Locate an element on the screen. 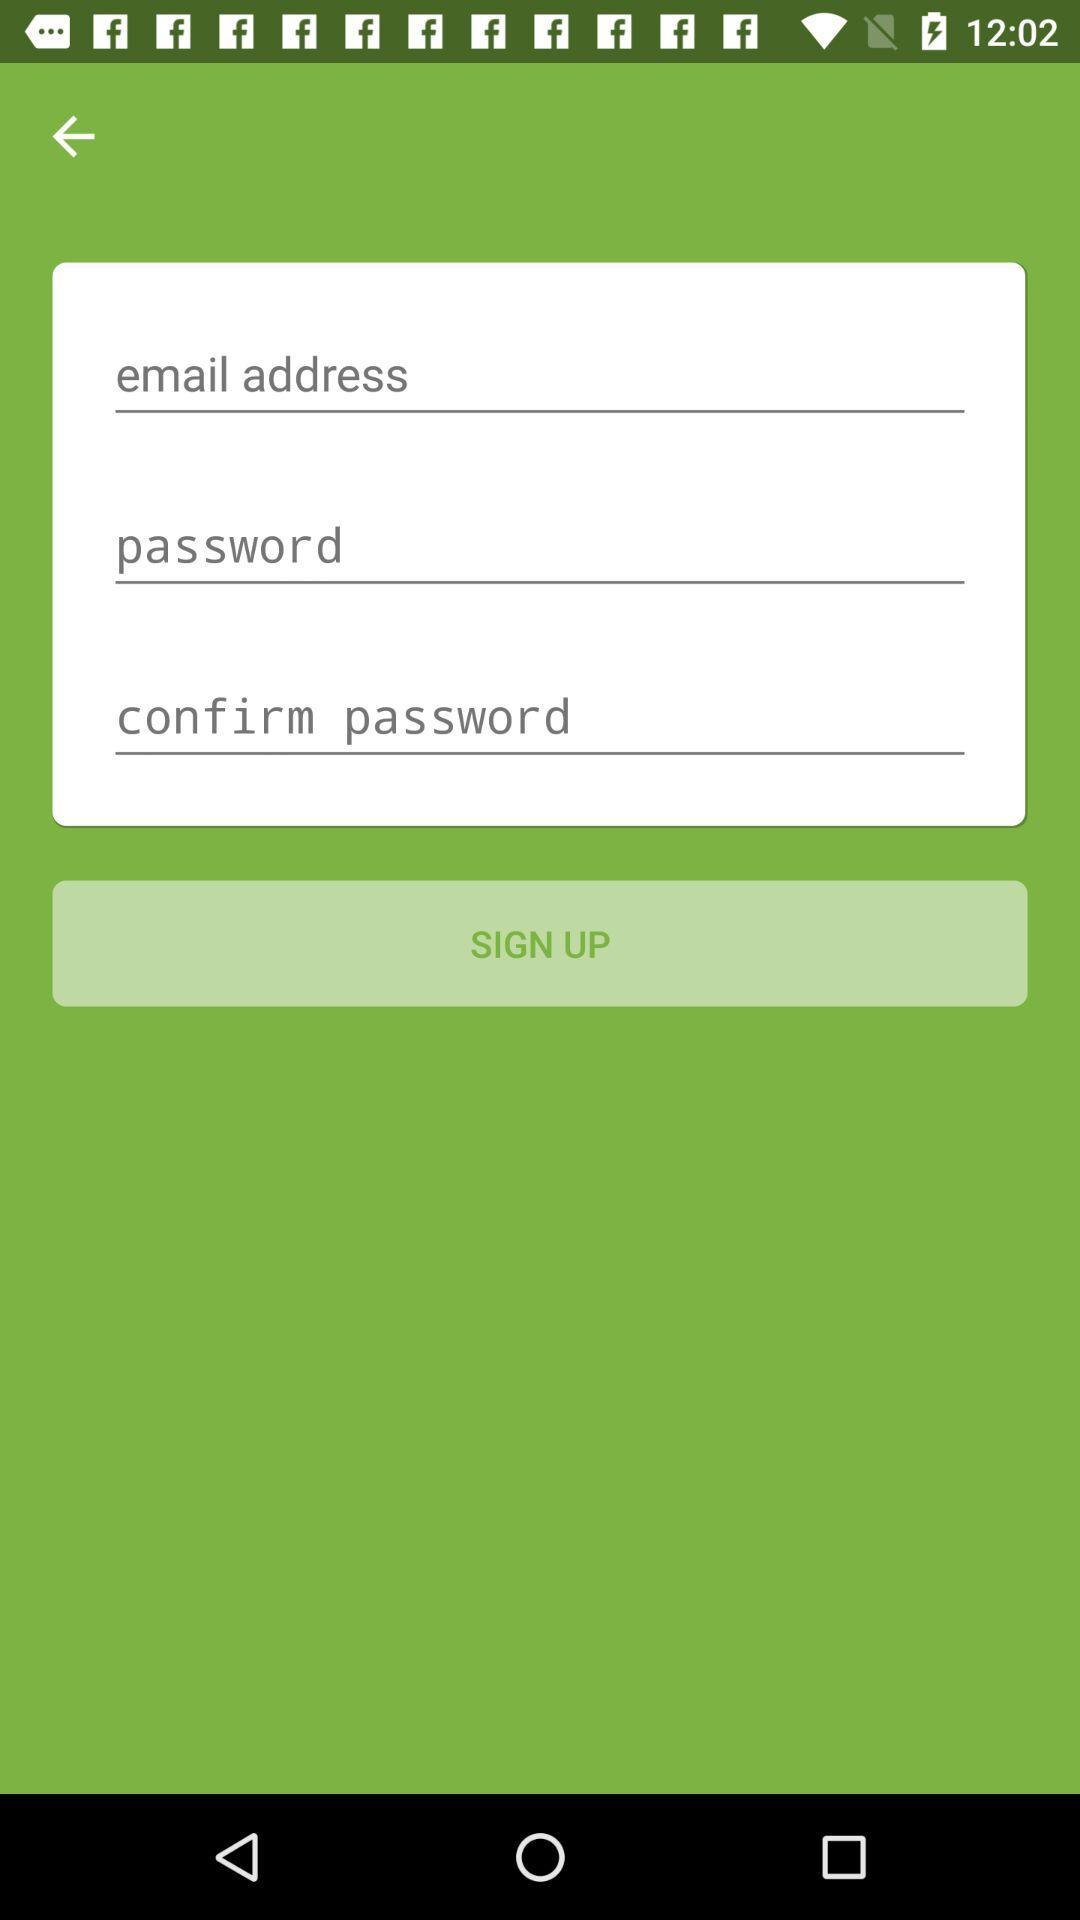  the icon at the top left corner is located at coordinates (72, 135).